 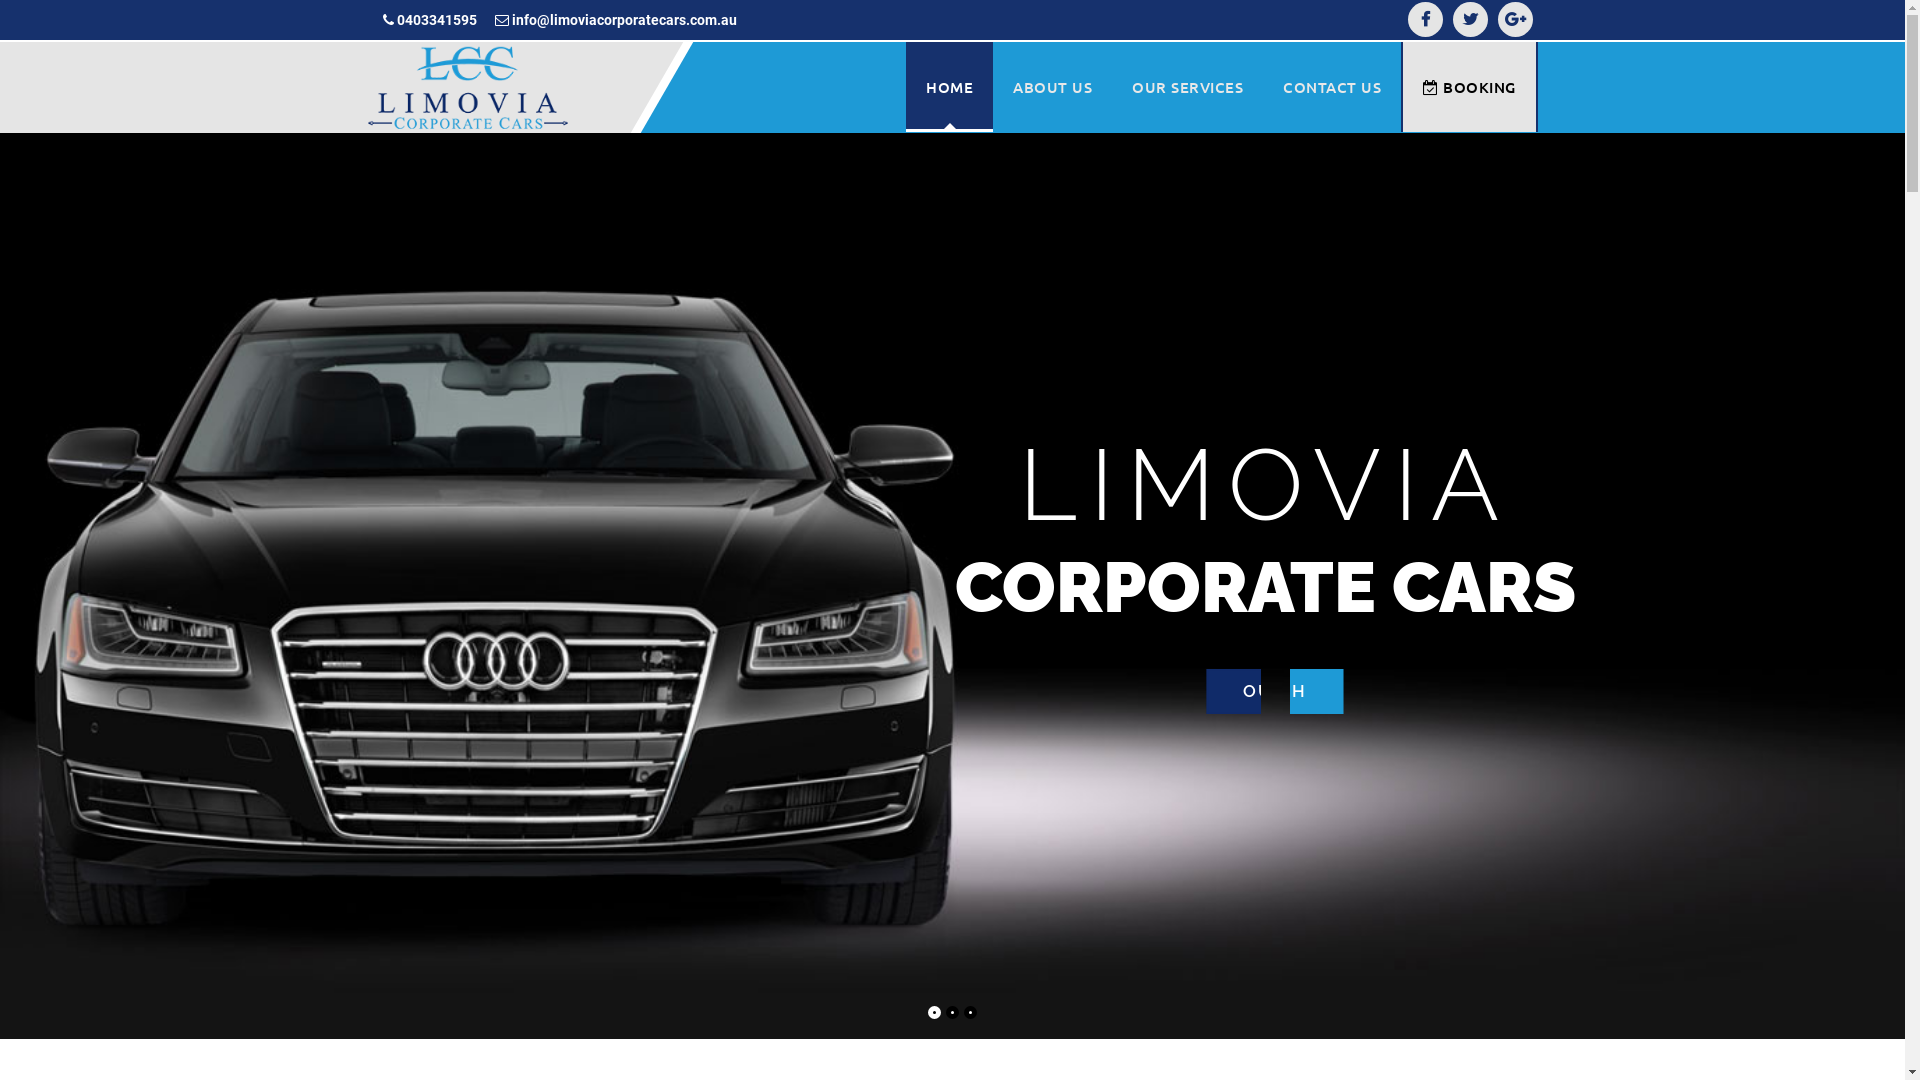 I want to click on 'Limovia corporate cars', so click(x=467, y=86).